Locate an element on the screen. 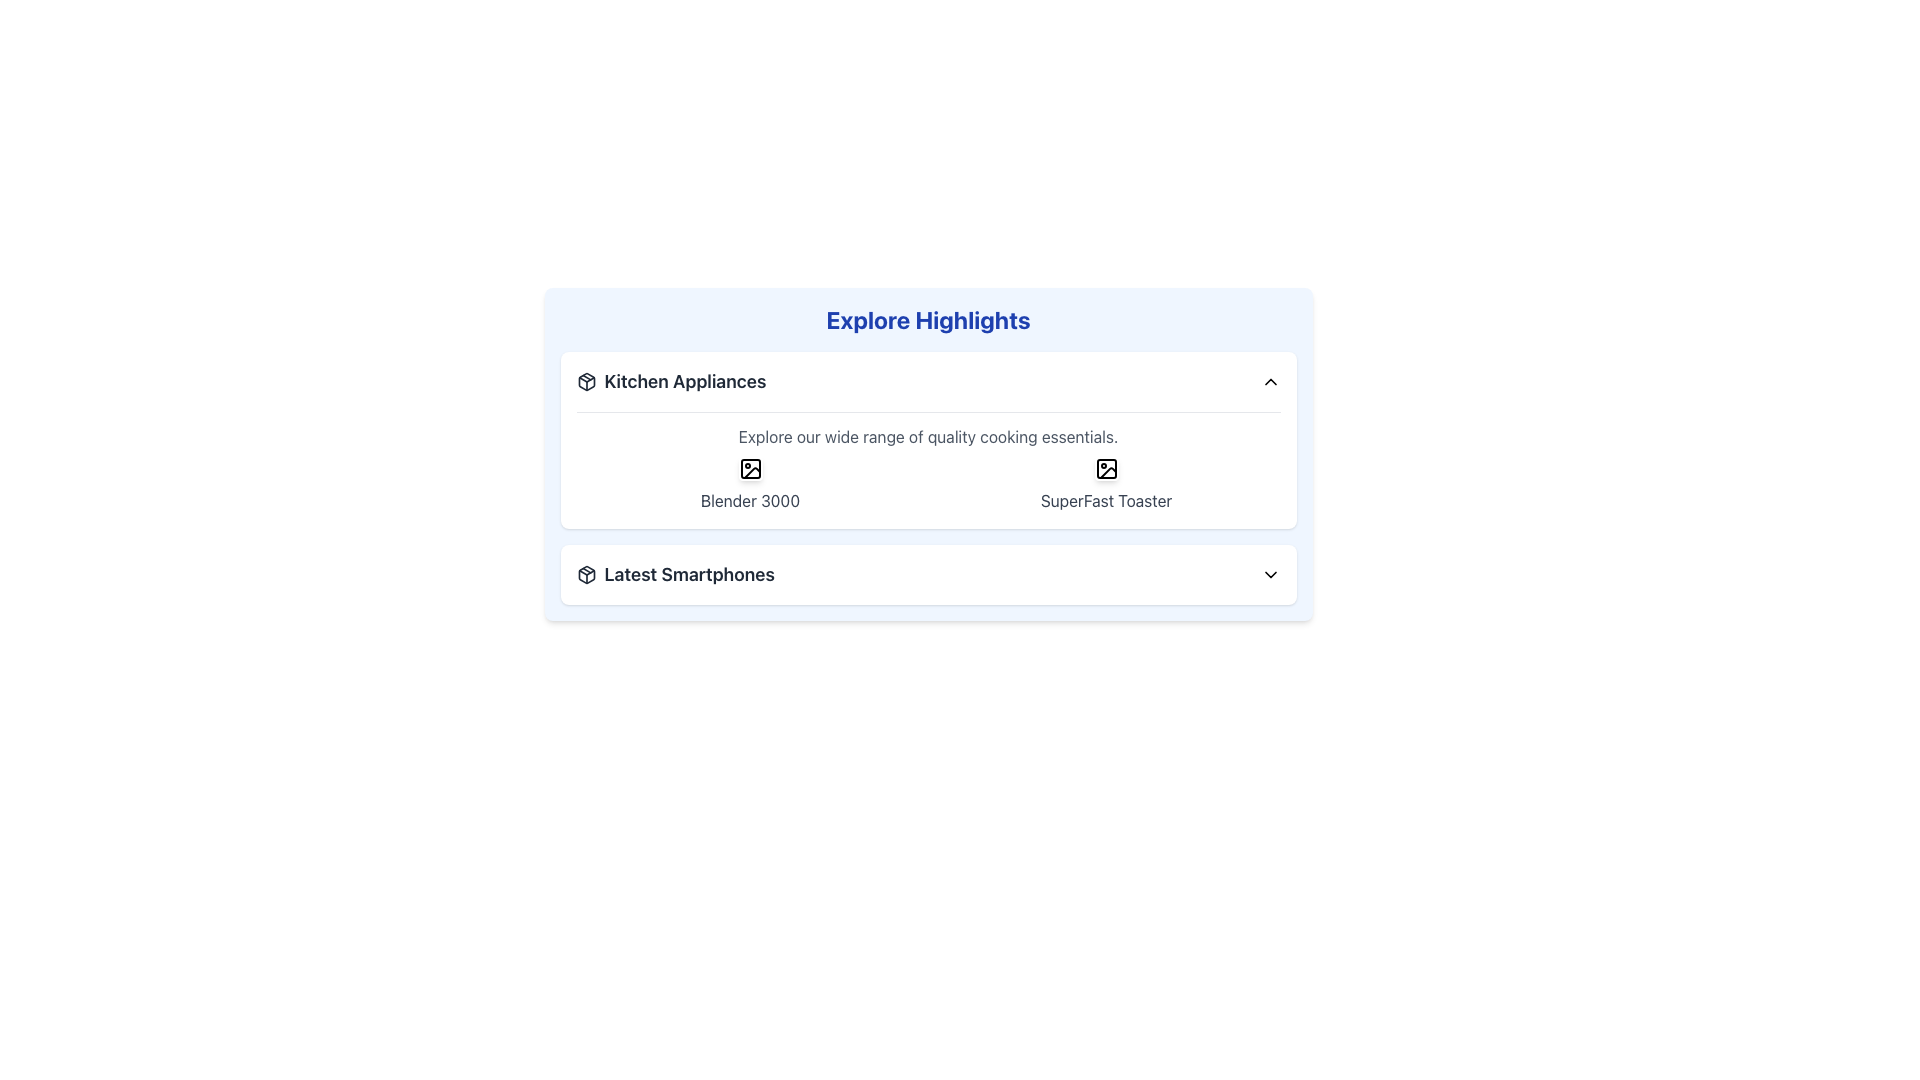 This screenshot has height=1080, width=1920. text from the informational snippet or subtitle located at the top of the kitchen appliances content card, centered horizontally is located at coordinates (927, 435).